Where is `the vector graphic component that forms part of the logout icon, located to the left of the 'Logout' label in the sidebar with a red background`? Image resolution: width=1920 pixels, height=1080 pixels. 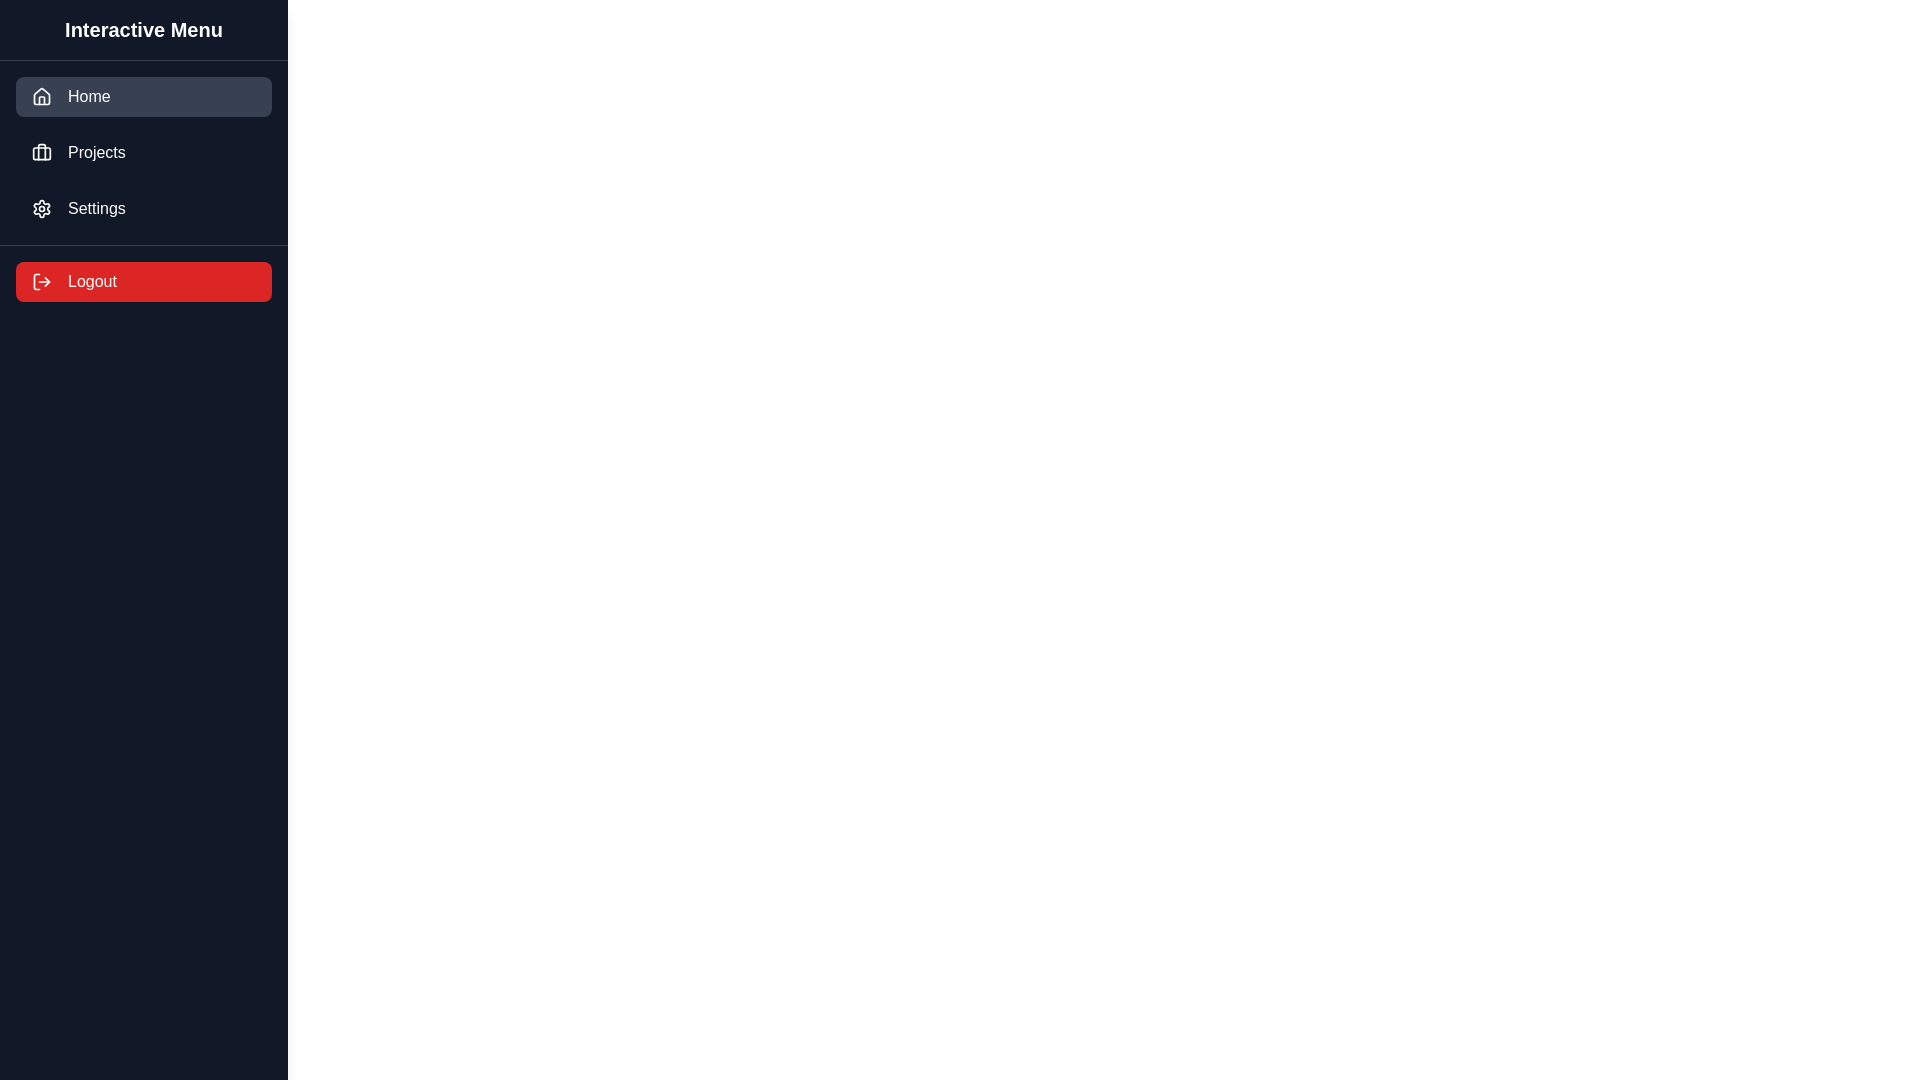 the vector graphic component that forms part of the logout icon, located to the left of the 'Logout' label in the sidebar with a red background is located at coordinates (37, 281).